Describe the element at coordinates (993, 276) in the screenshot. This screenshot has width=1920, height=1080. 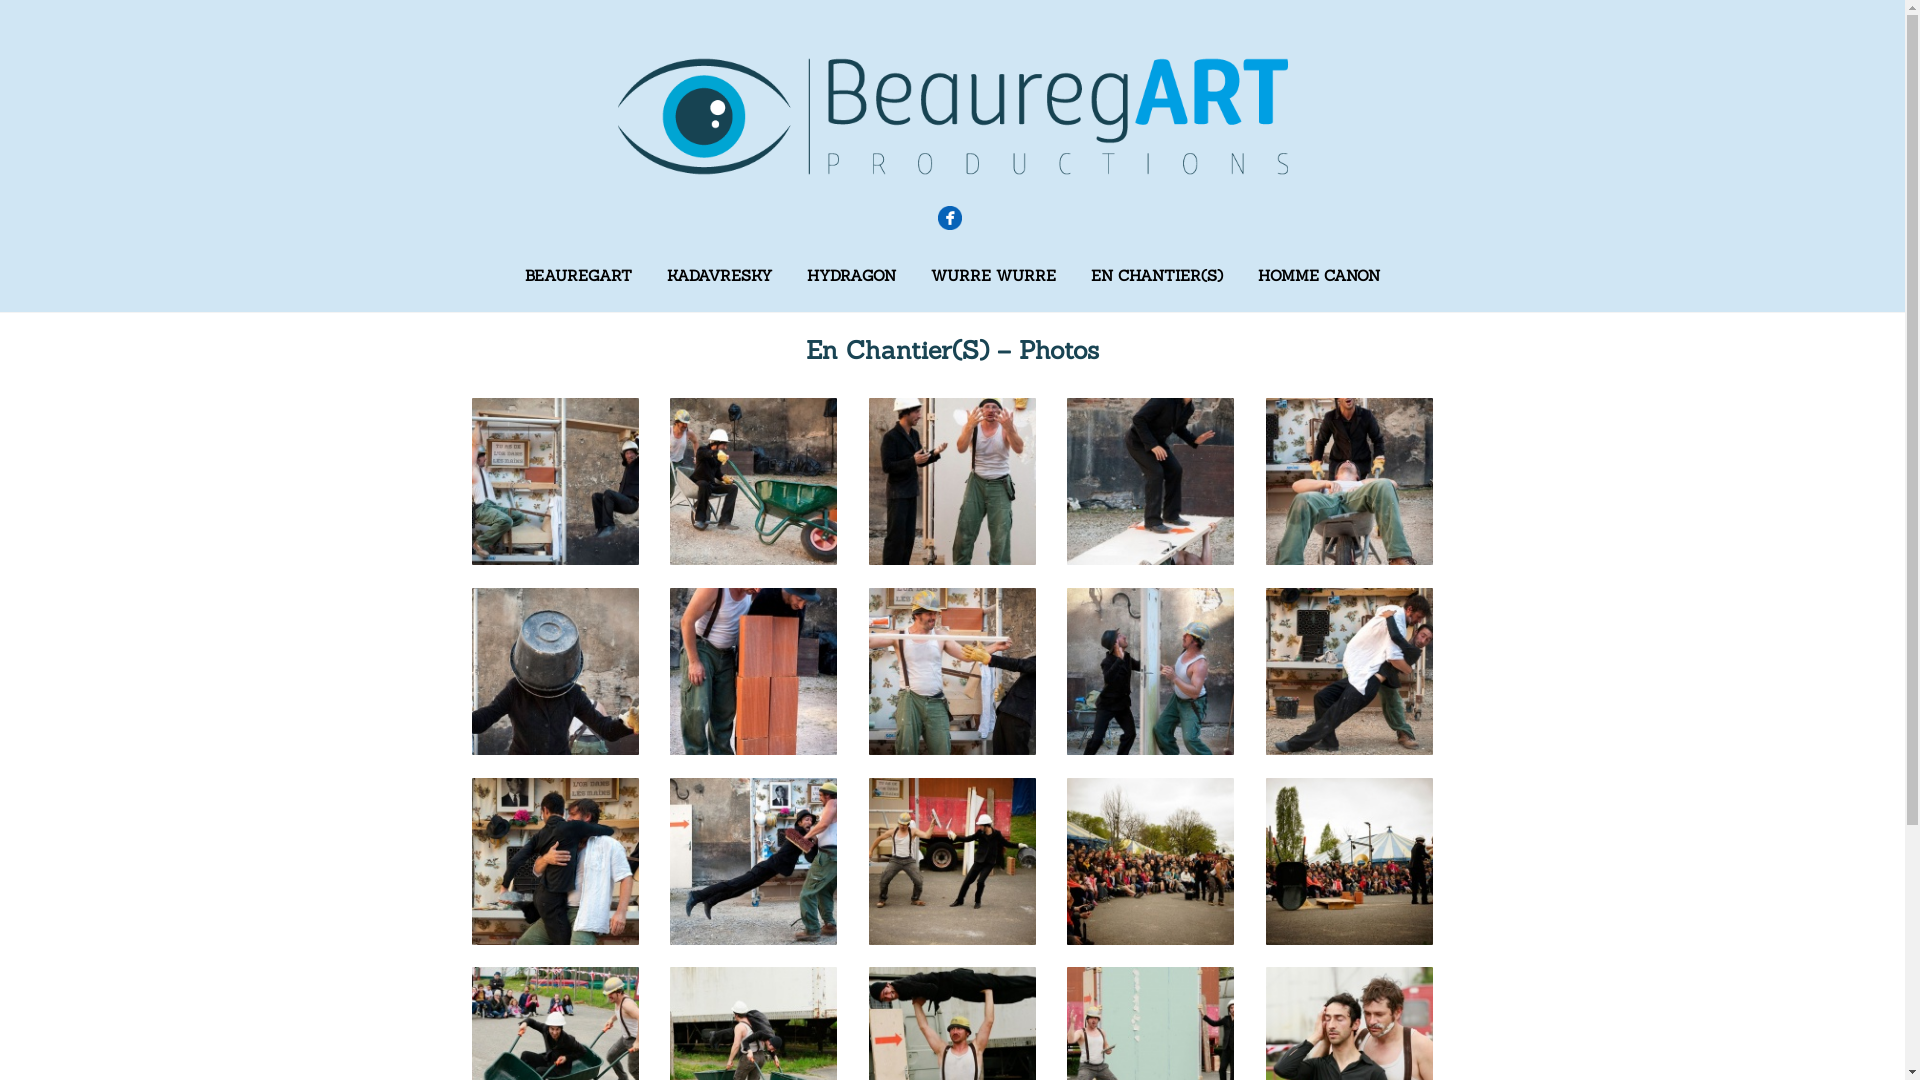
I see `'WURRE WURRE'` at that location.